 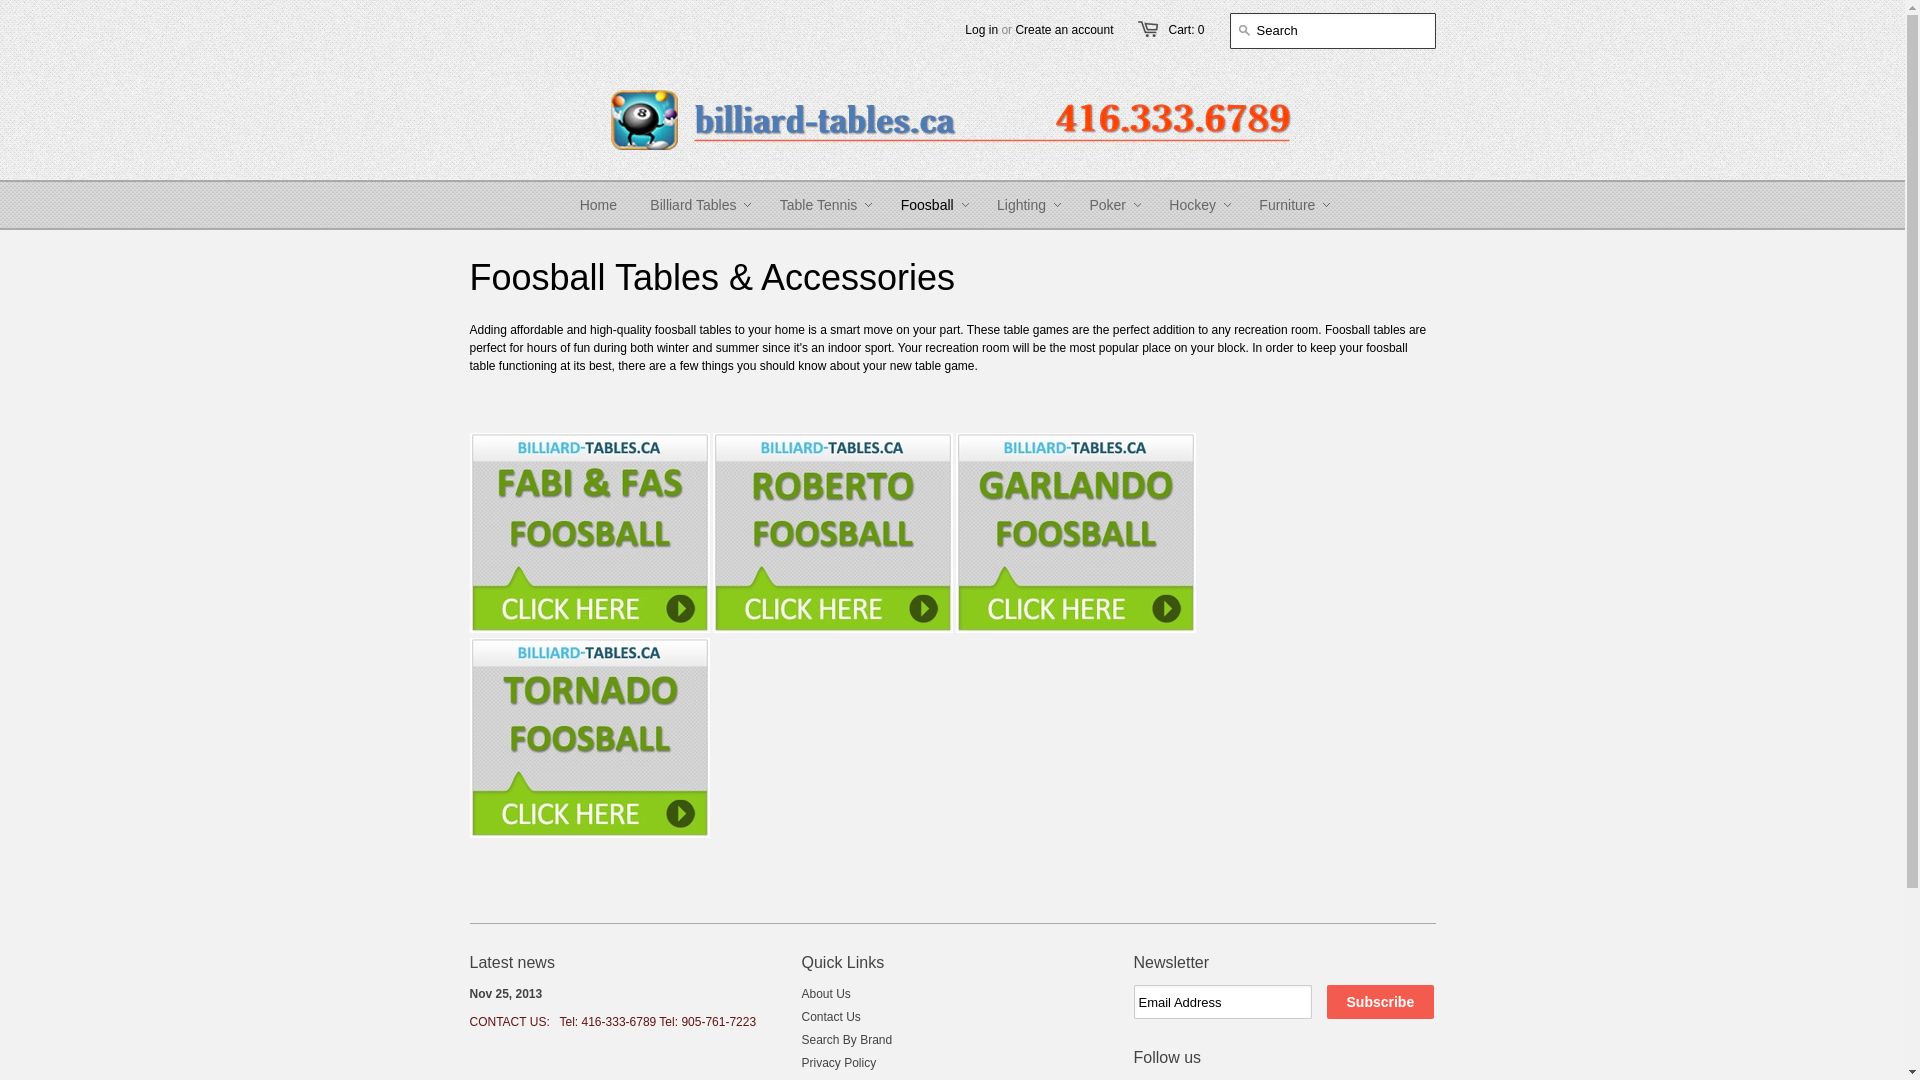 What do you see at coordinates (847, 1039) in the screenshot?
I see `'Search By Brand'` at bounding box center [847, 1039].